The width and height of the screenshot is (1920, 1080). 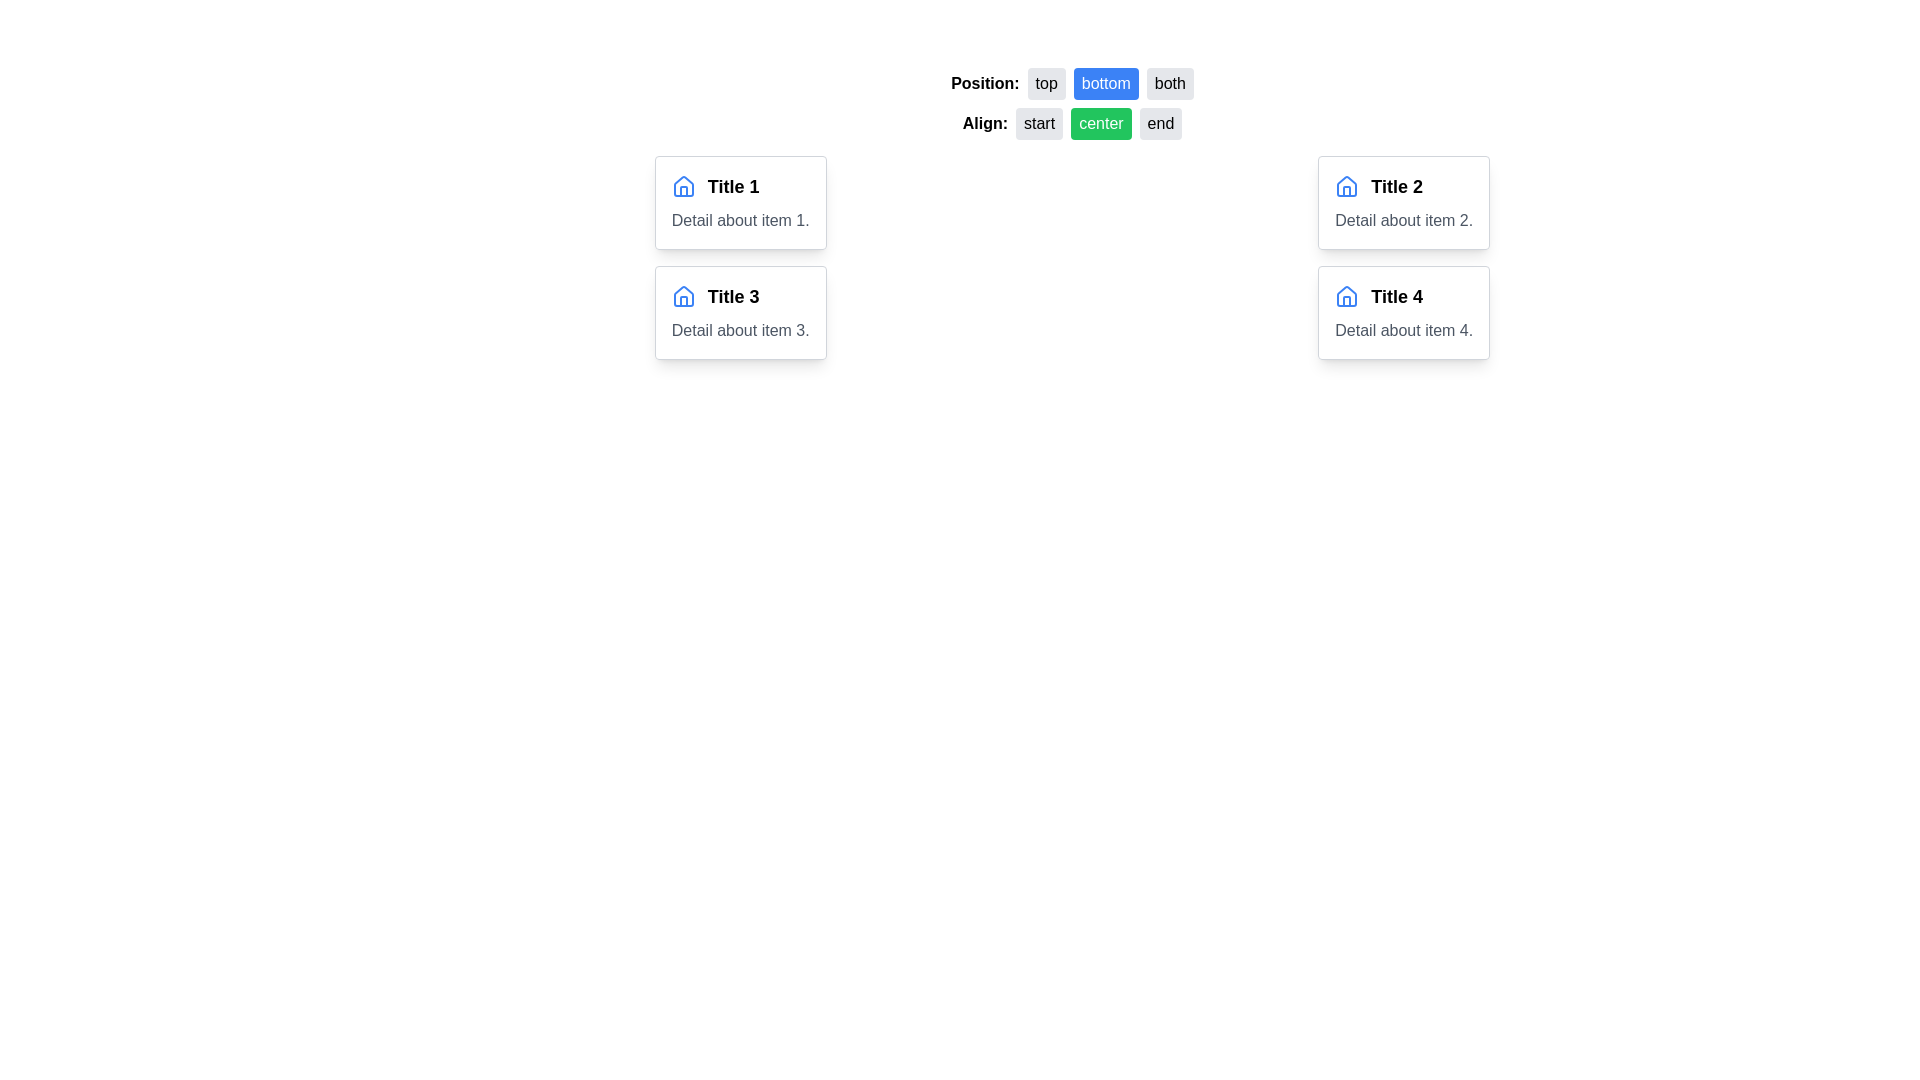 What do you see at coordinates (1403, 203) in the screenshot?
I see `the Card component presenting information about 'Title 2' located in the upper right part of the interface` at bounding box center [1403, 203].